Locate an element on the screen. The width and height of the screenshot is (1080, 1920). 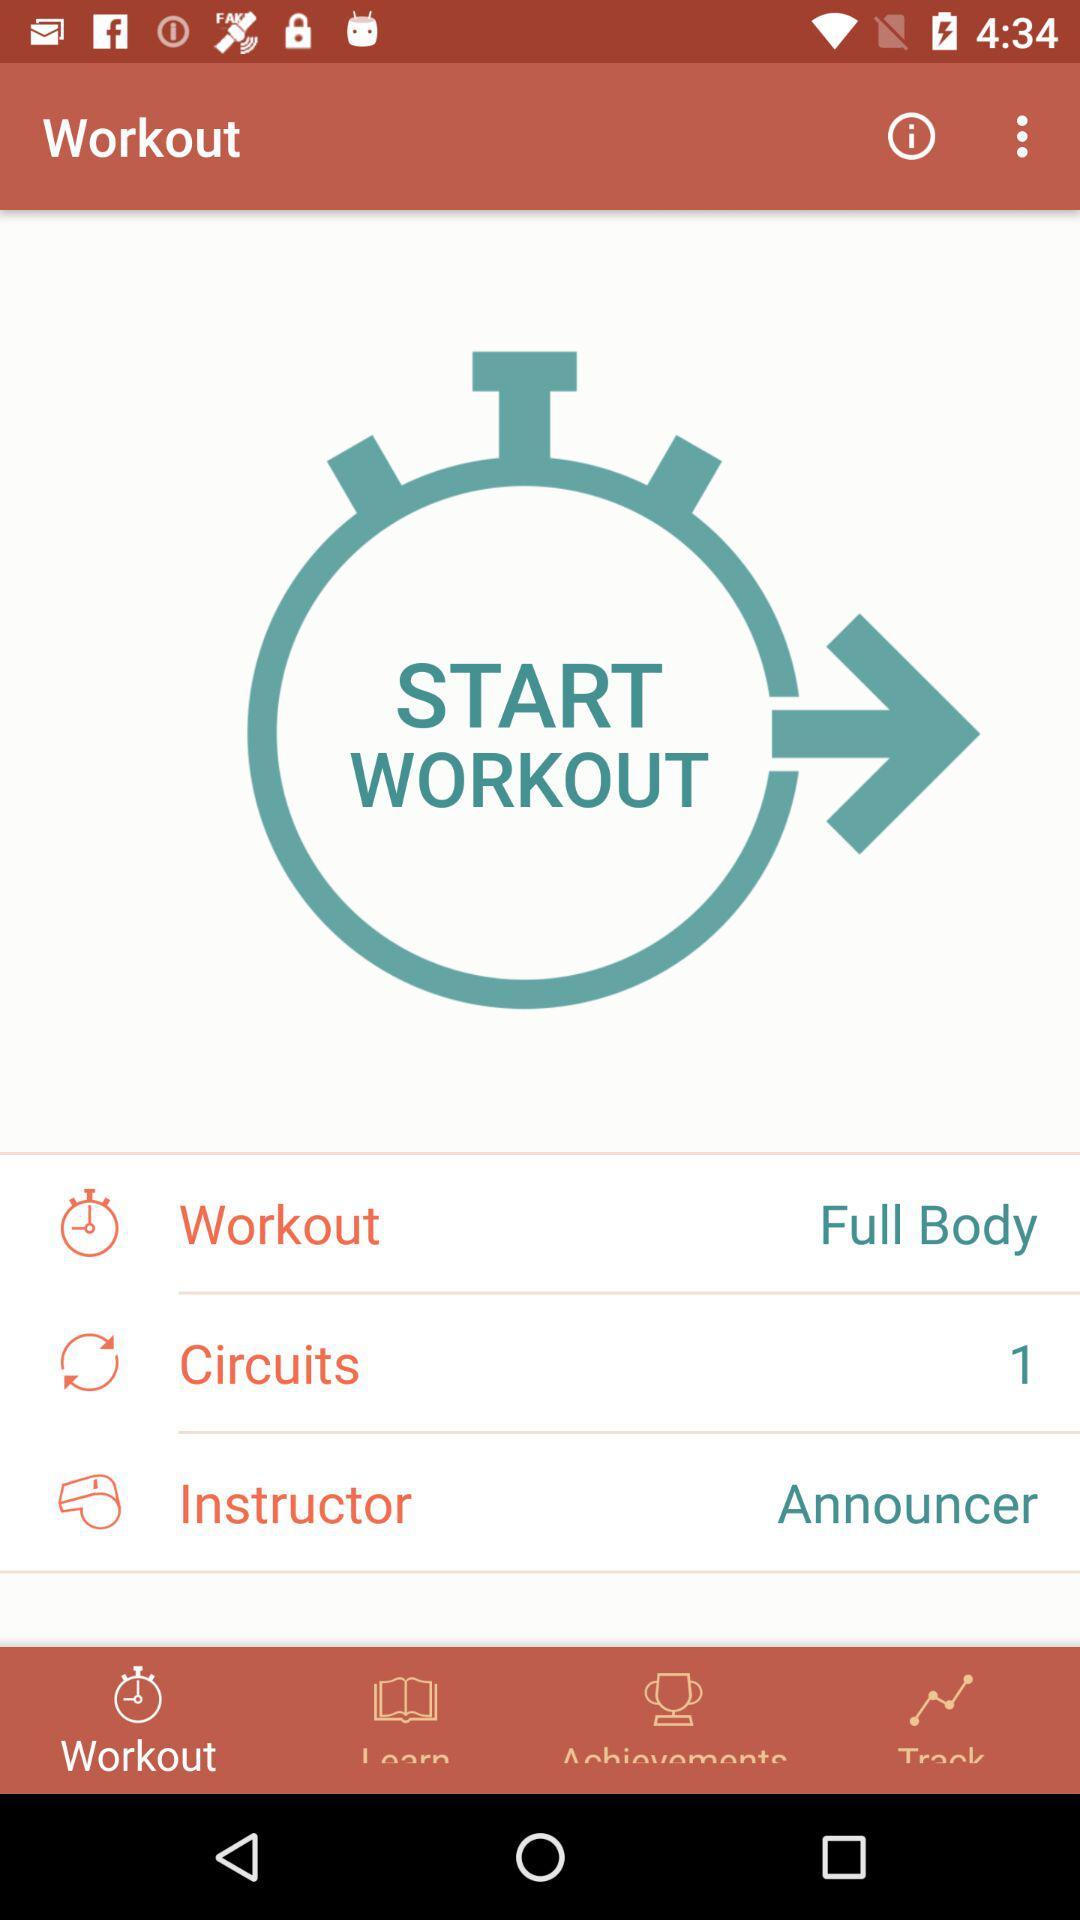
icon to the right of the workout icon is located at coordinates (911, 135).